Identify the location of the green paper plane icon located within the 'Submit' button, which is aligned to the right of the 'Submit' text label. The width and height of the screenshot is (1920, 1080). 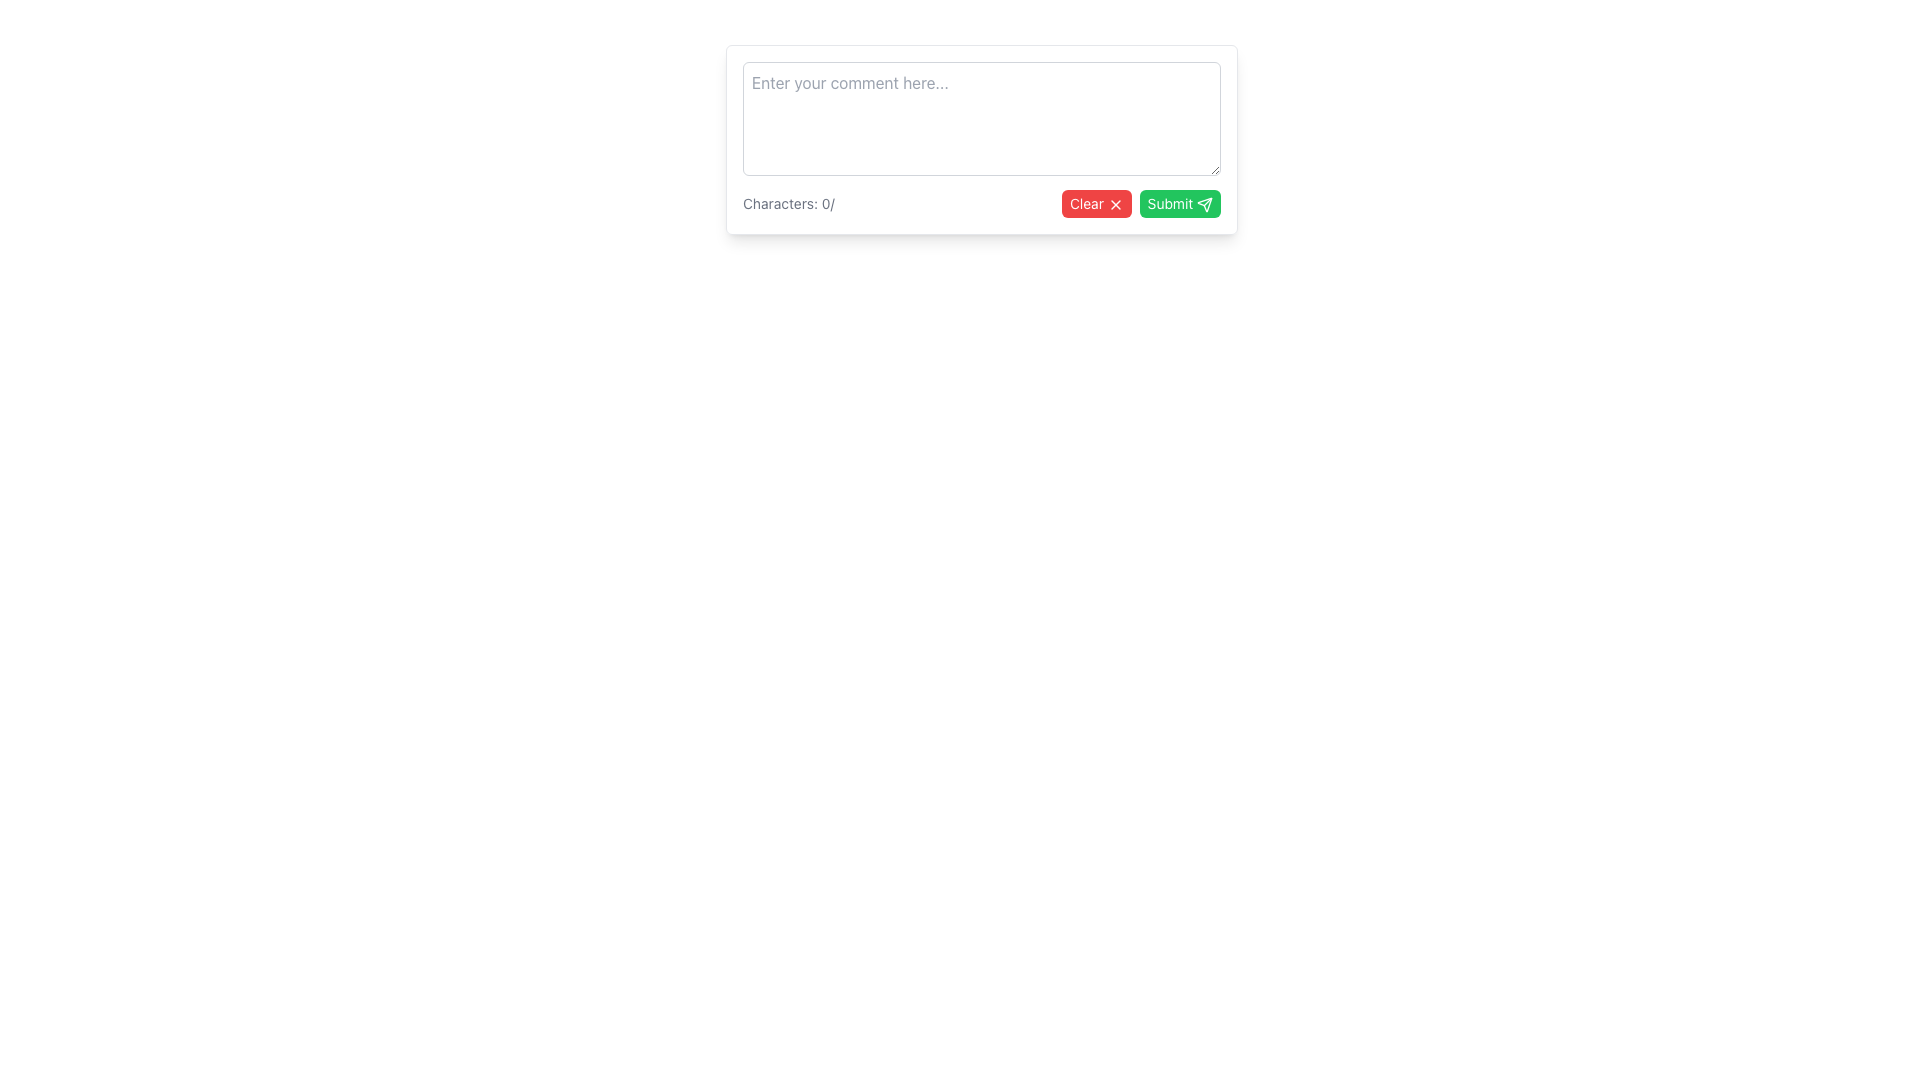
(1203, 204).